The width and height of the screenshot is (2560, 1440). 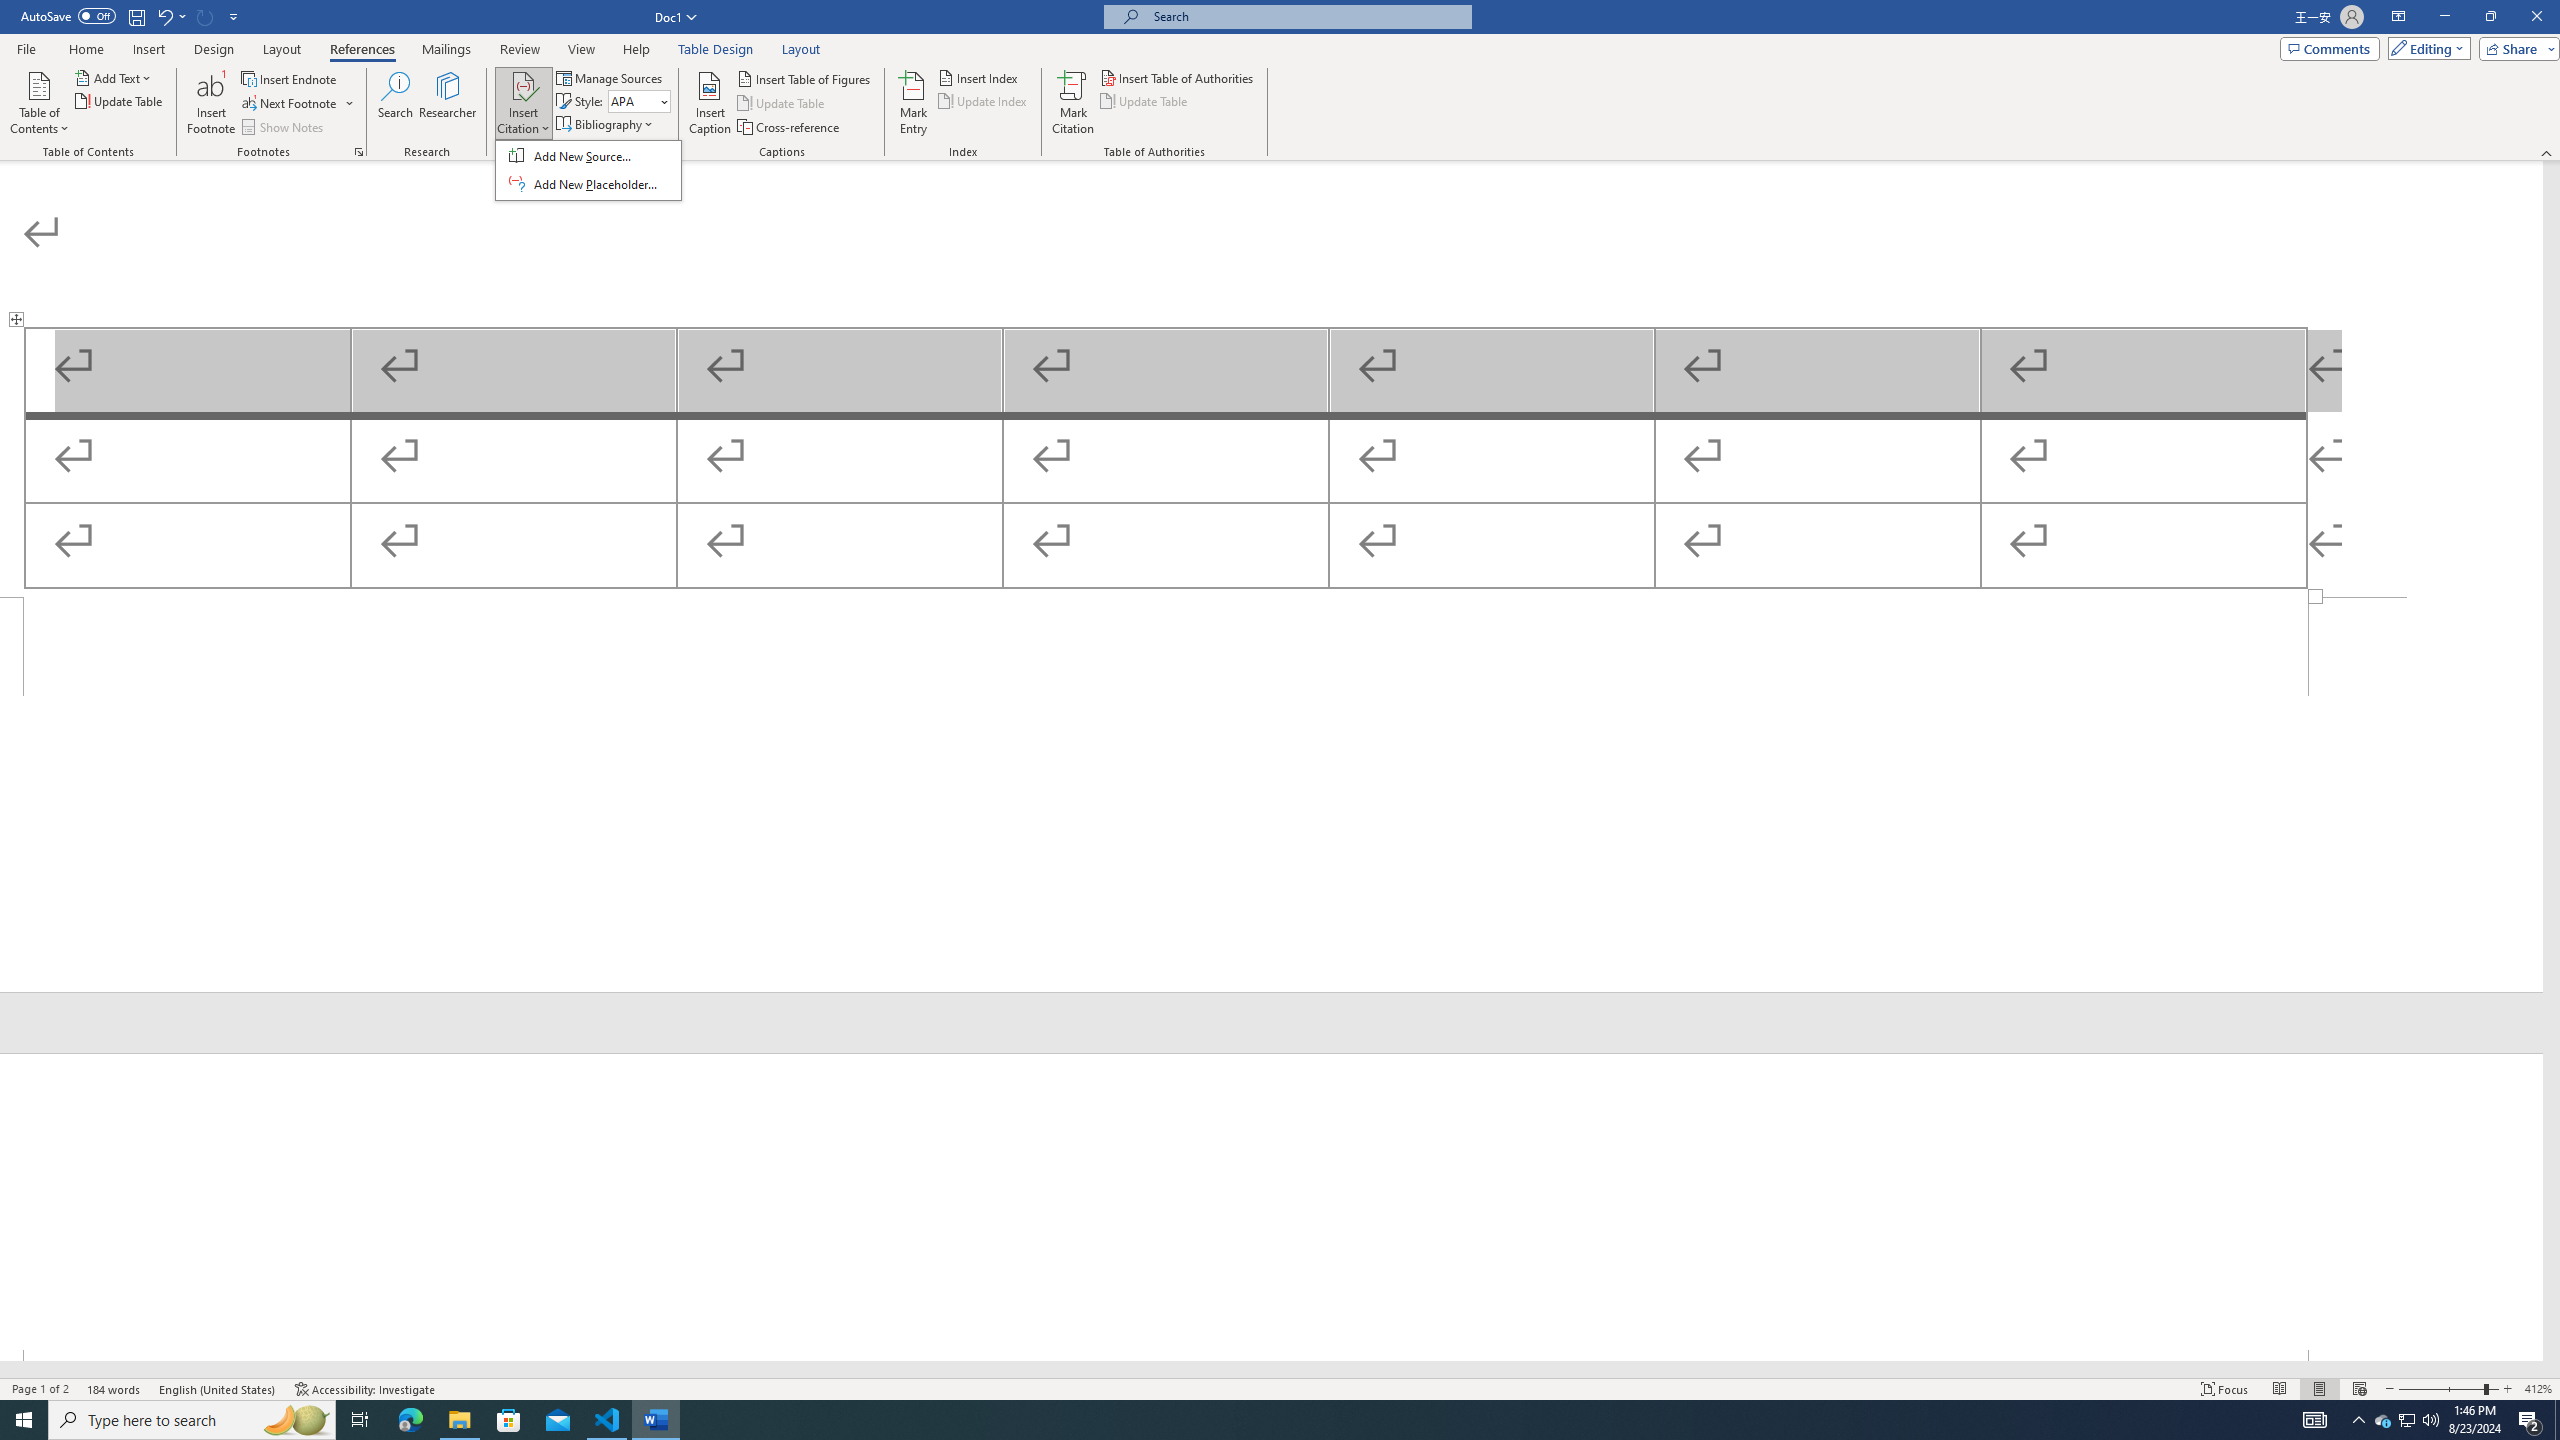 What do you see at coordinates (289, 78) in the screenshot?
I see `'Insert Endnote'` at bounding box center [289, 78].